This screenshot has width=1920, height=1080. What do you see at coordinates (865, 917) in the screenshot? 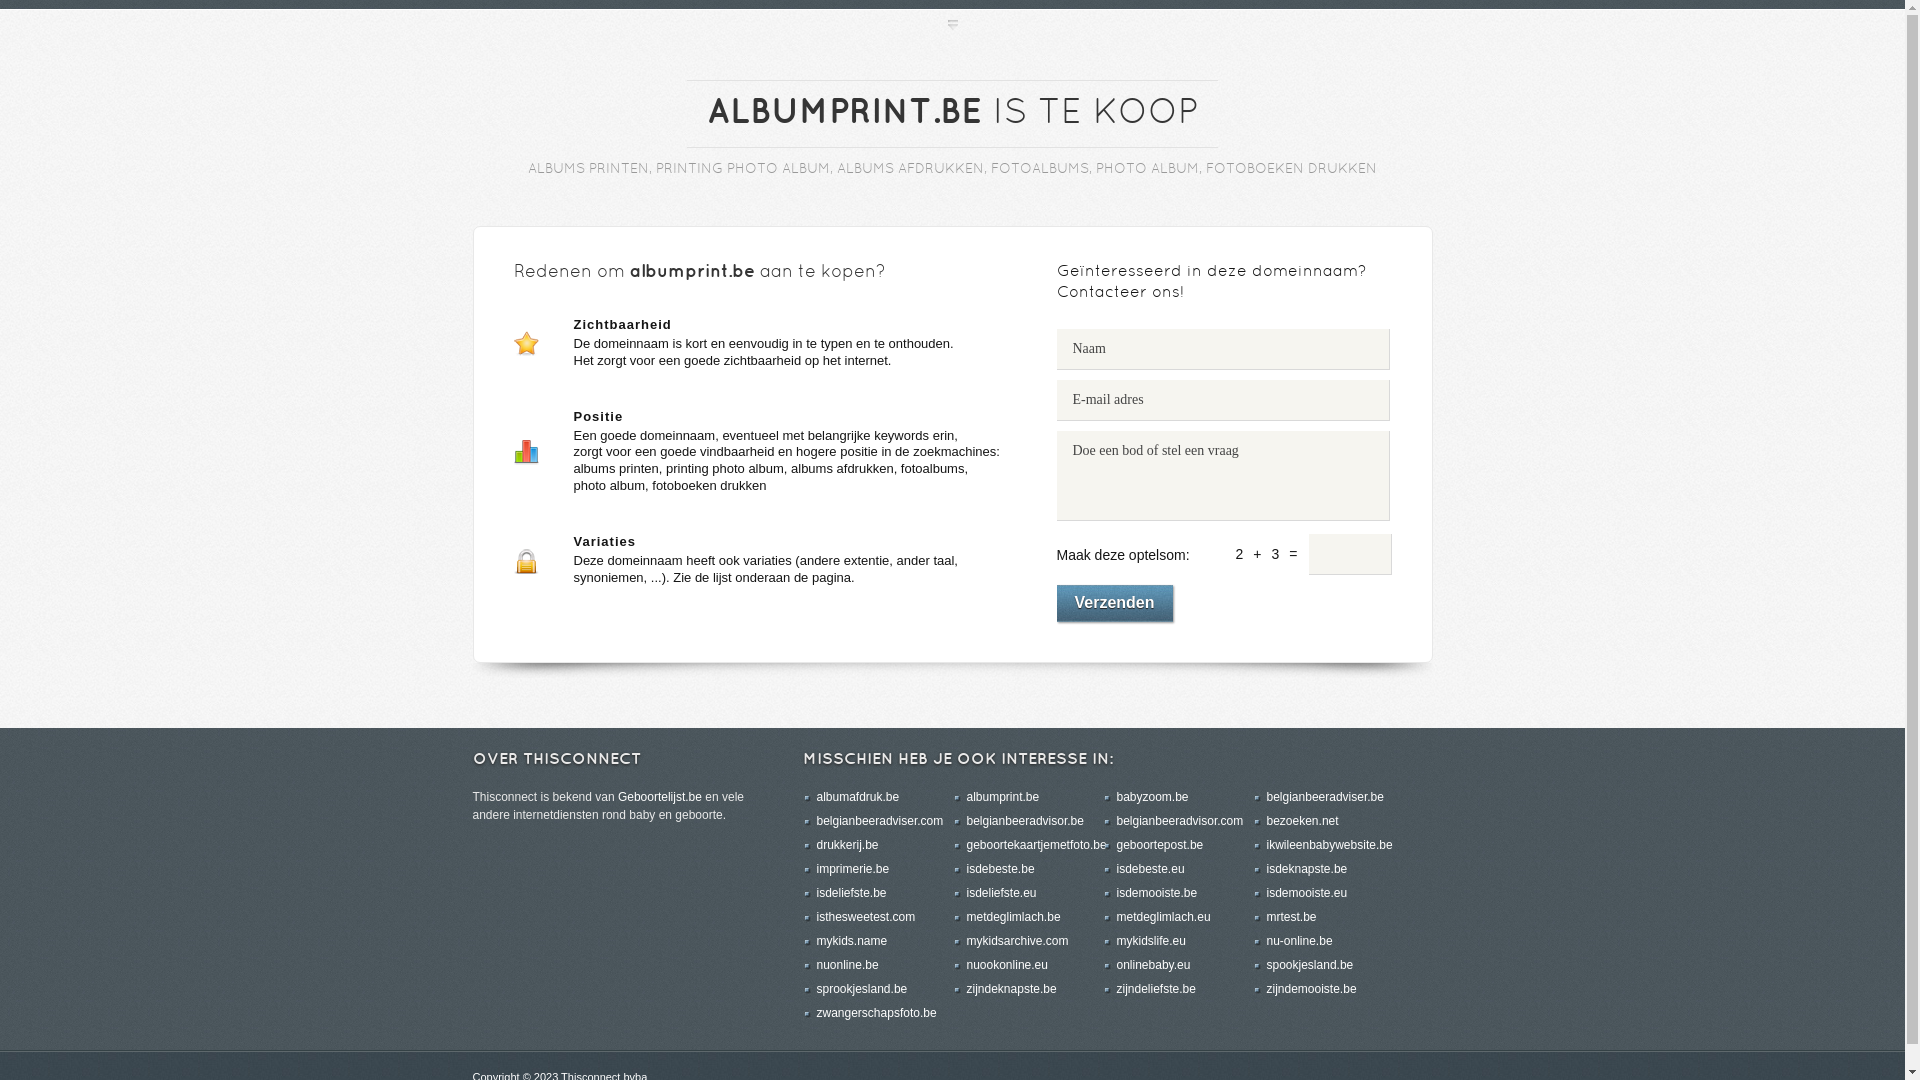
I see `'isthesweetest.com'` at bounding box center [865, 917].